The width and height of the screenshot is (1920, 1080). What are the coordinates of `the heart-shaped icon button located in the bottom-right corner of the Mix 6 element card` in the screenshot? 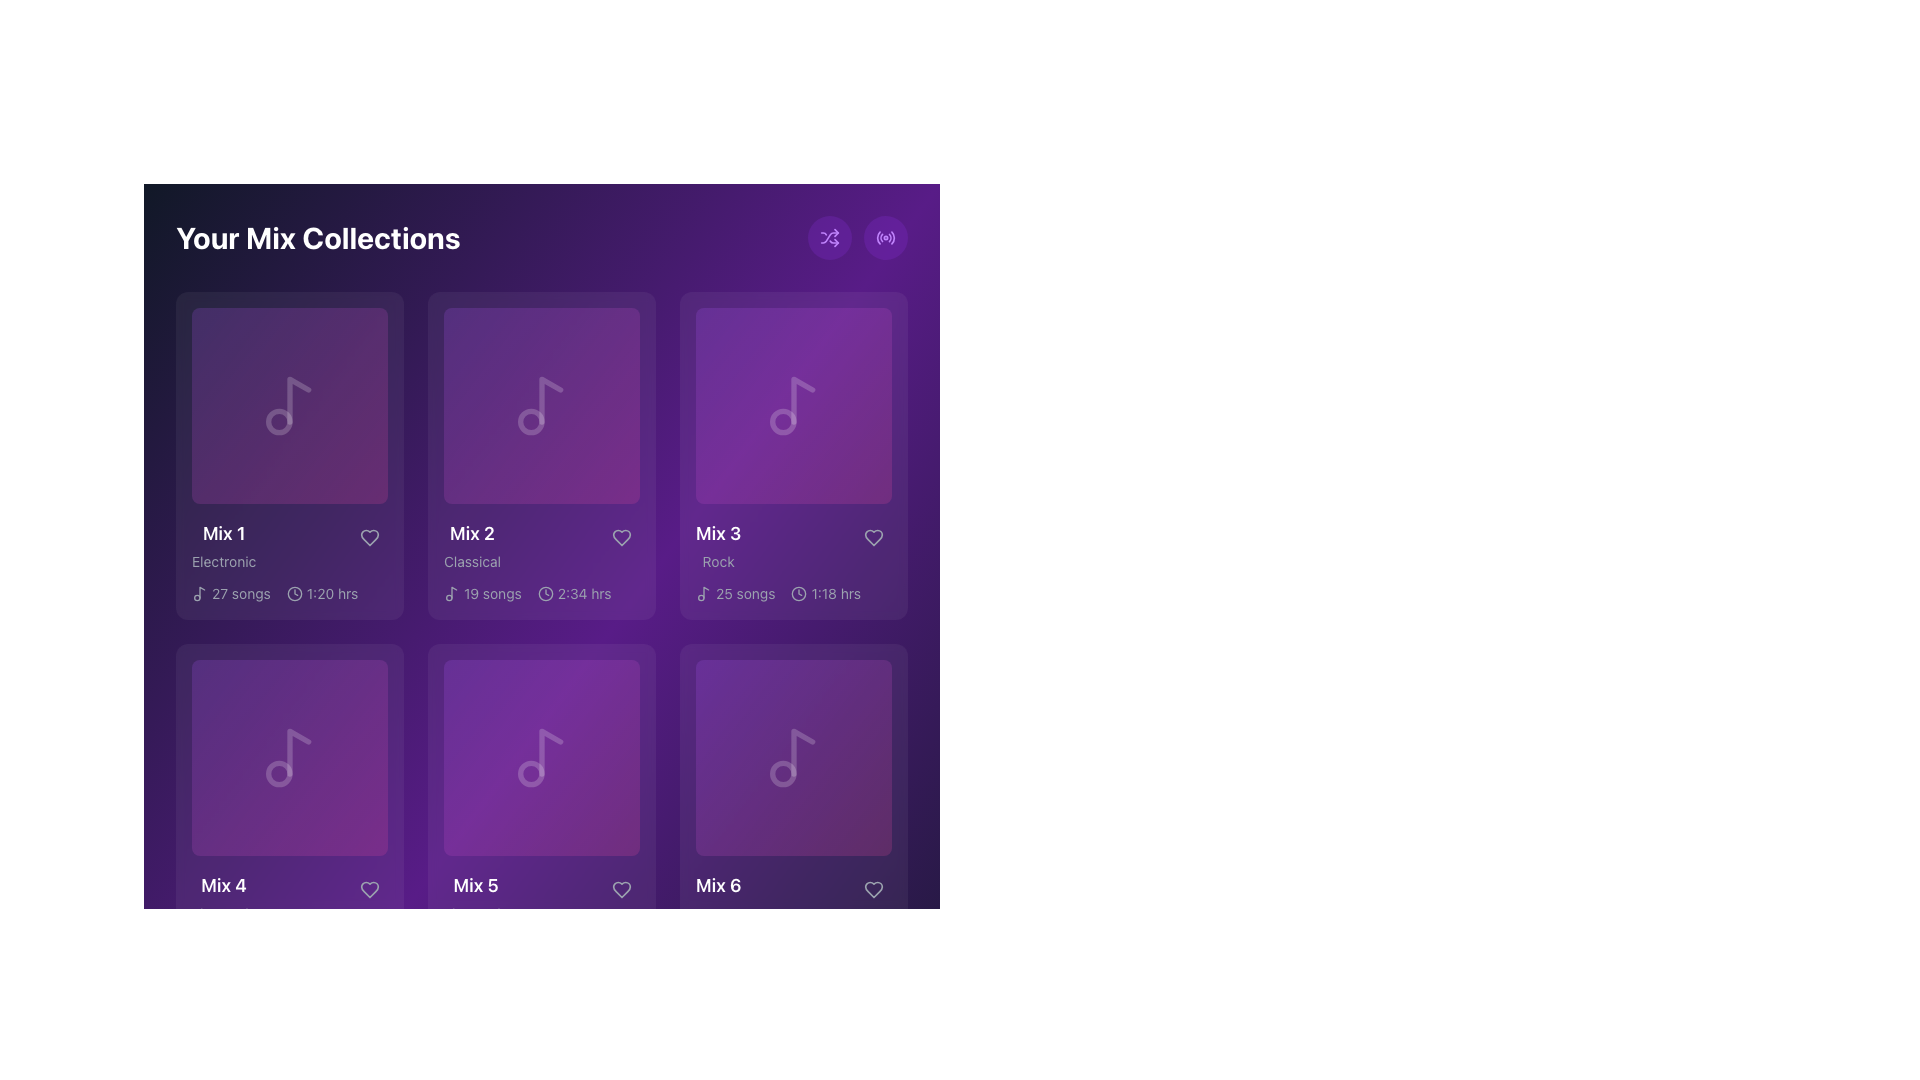 It's located at (873, 889).